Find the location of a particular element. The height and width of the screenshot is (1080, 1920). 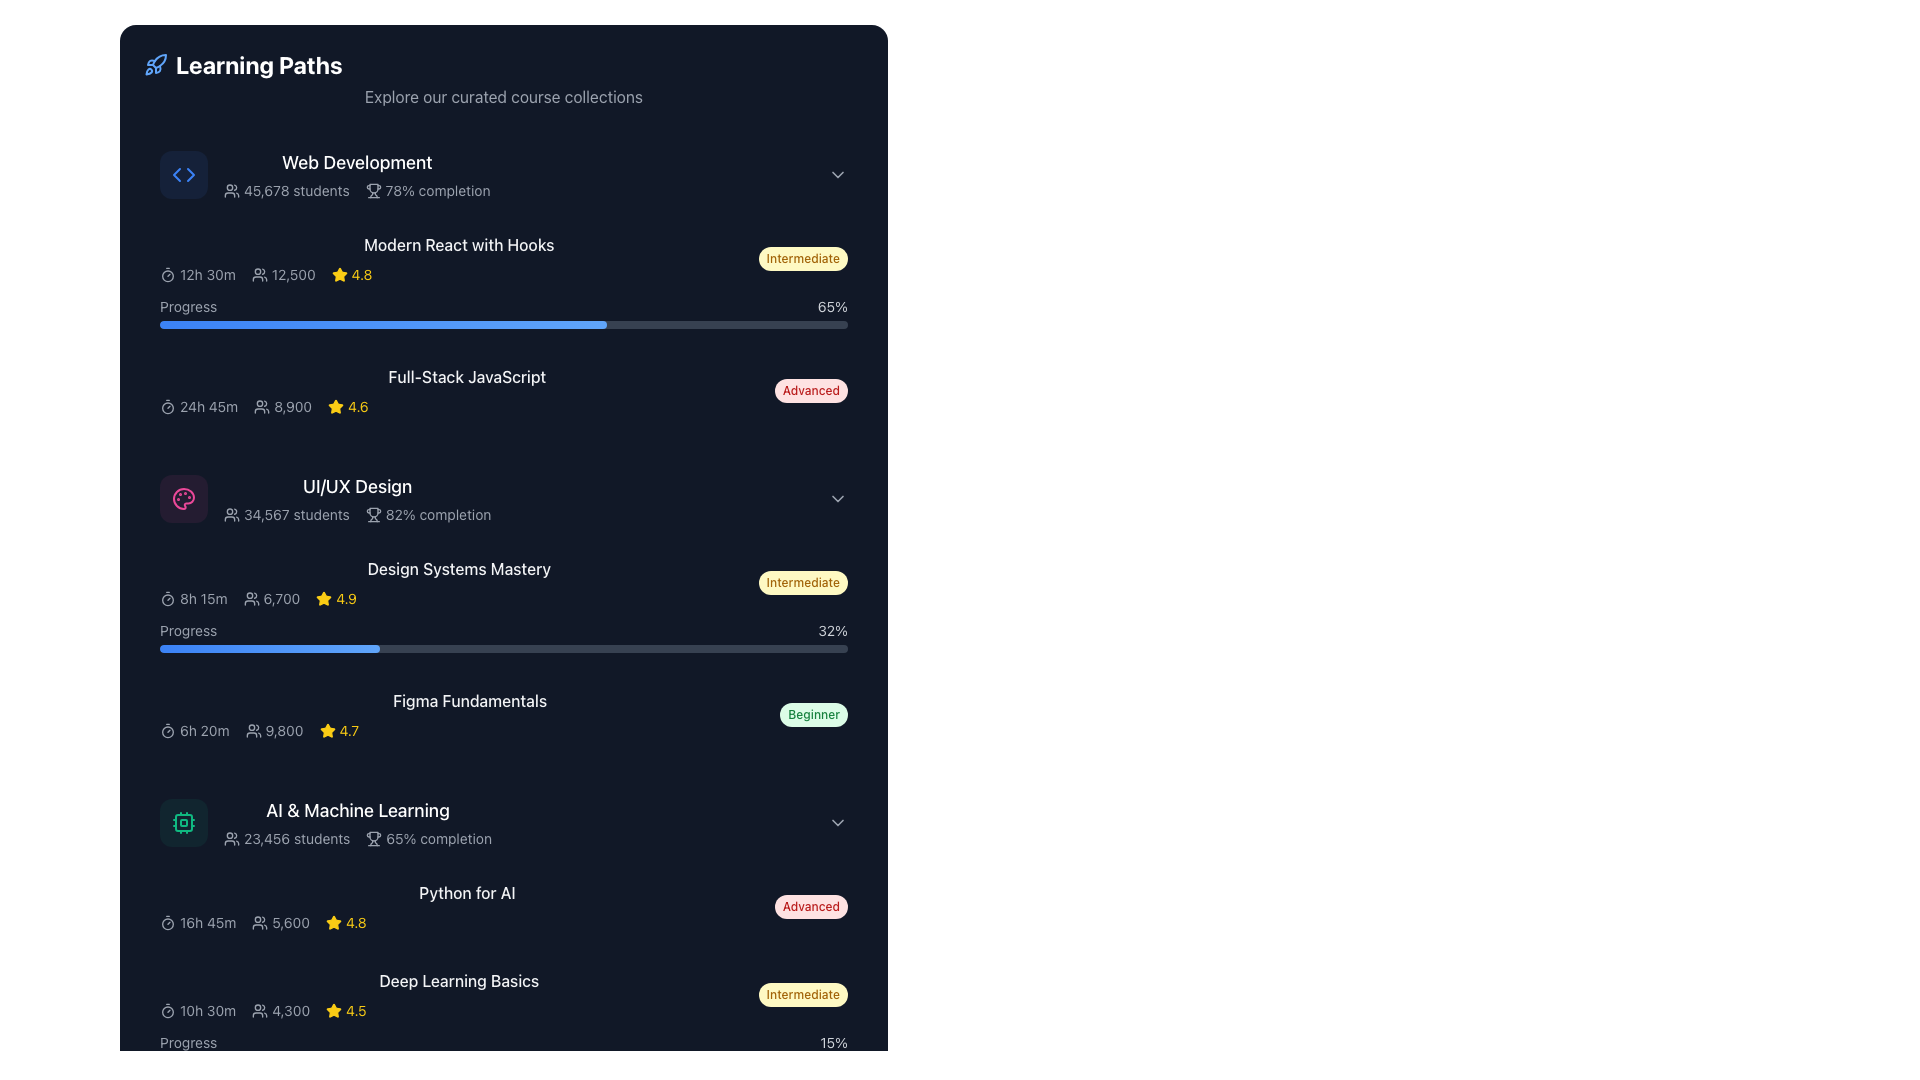

the Text Block with Icon Decorations element displaying 'AI & Machine Learning', located centrally below 'Figma Fundamentals' is located at coordinates (358, 822).